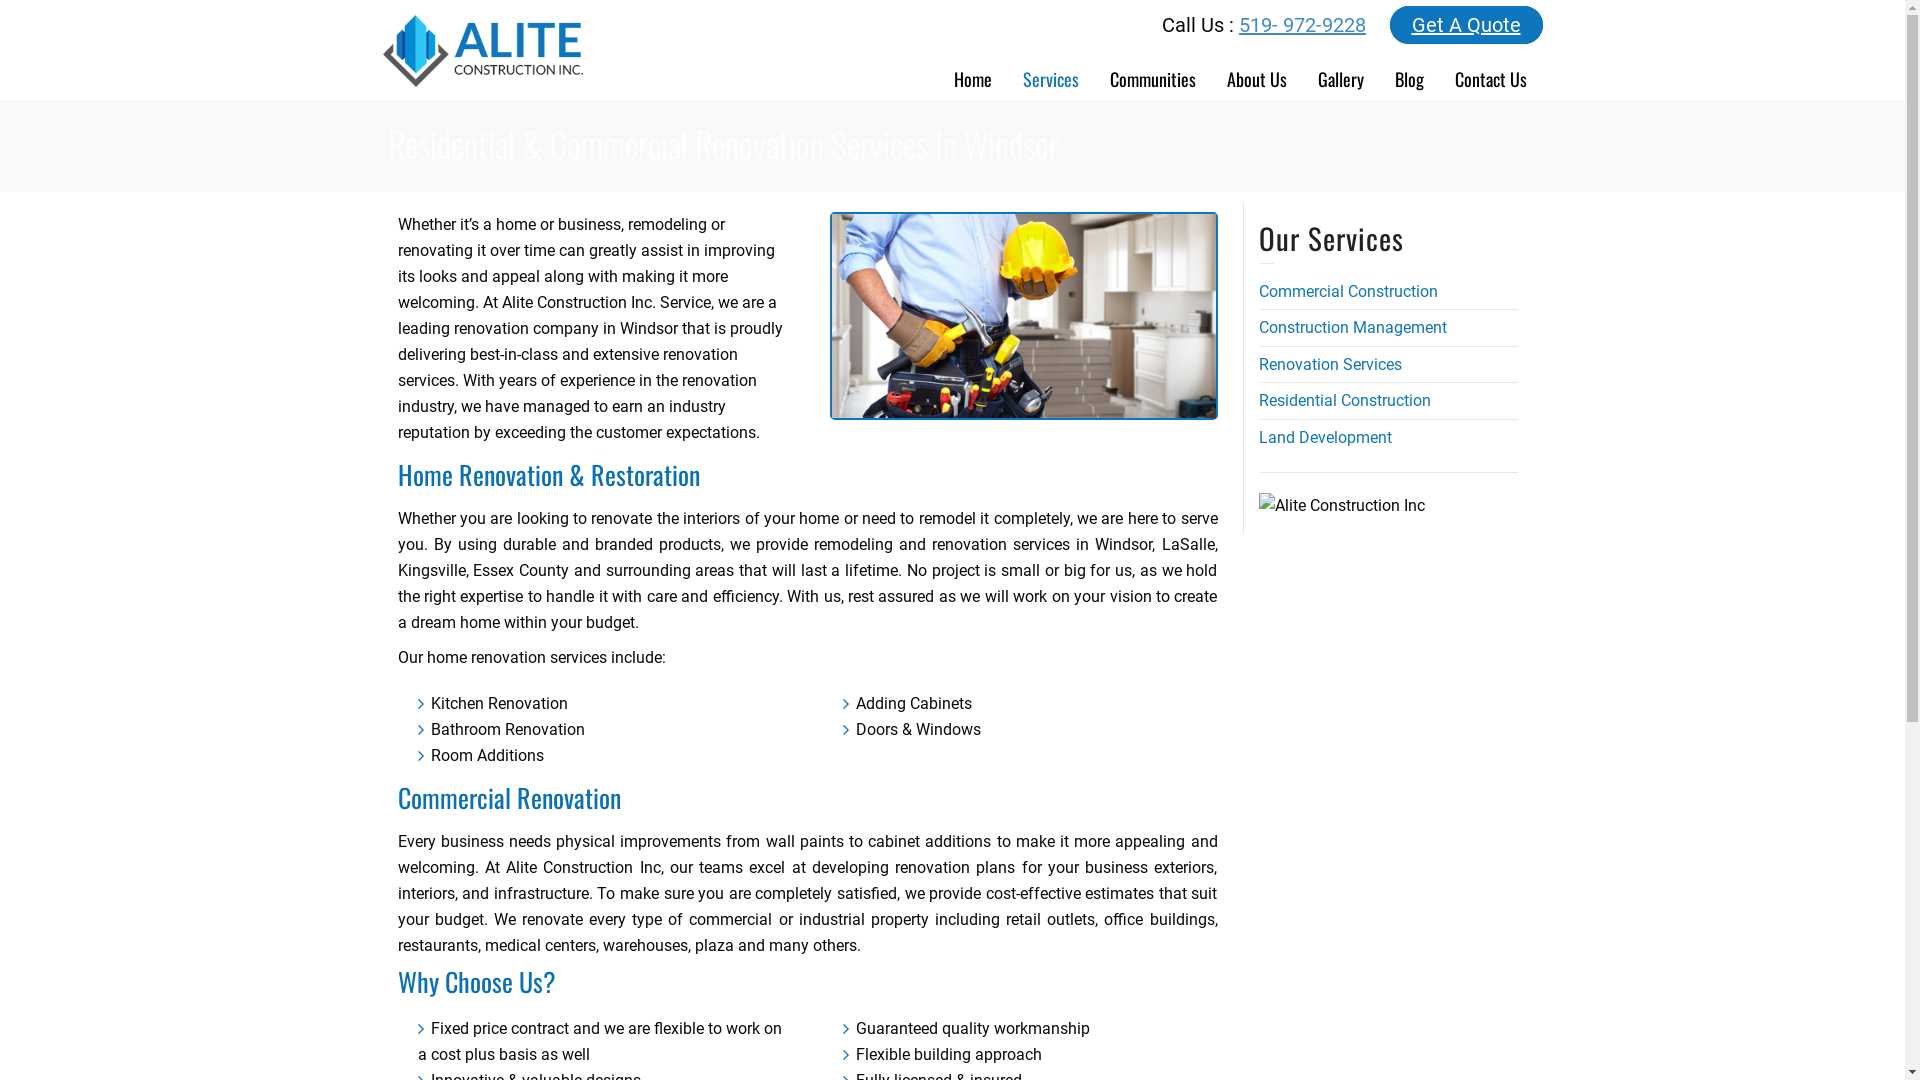 The height and width of the screenshot is (1080, 1920). What do you see at coordinates (1389, 24) in the screenshot?
I see `'Get A Quote'` at bounding box center [1389, 24].